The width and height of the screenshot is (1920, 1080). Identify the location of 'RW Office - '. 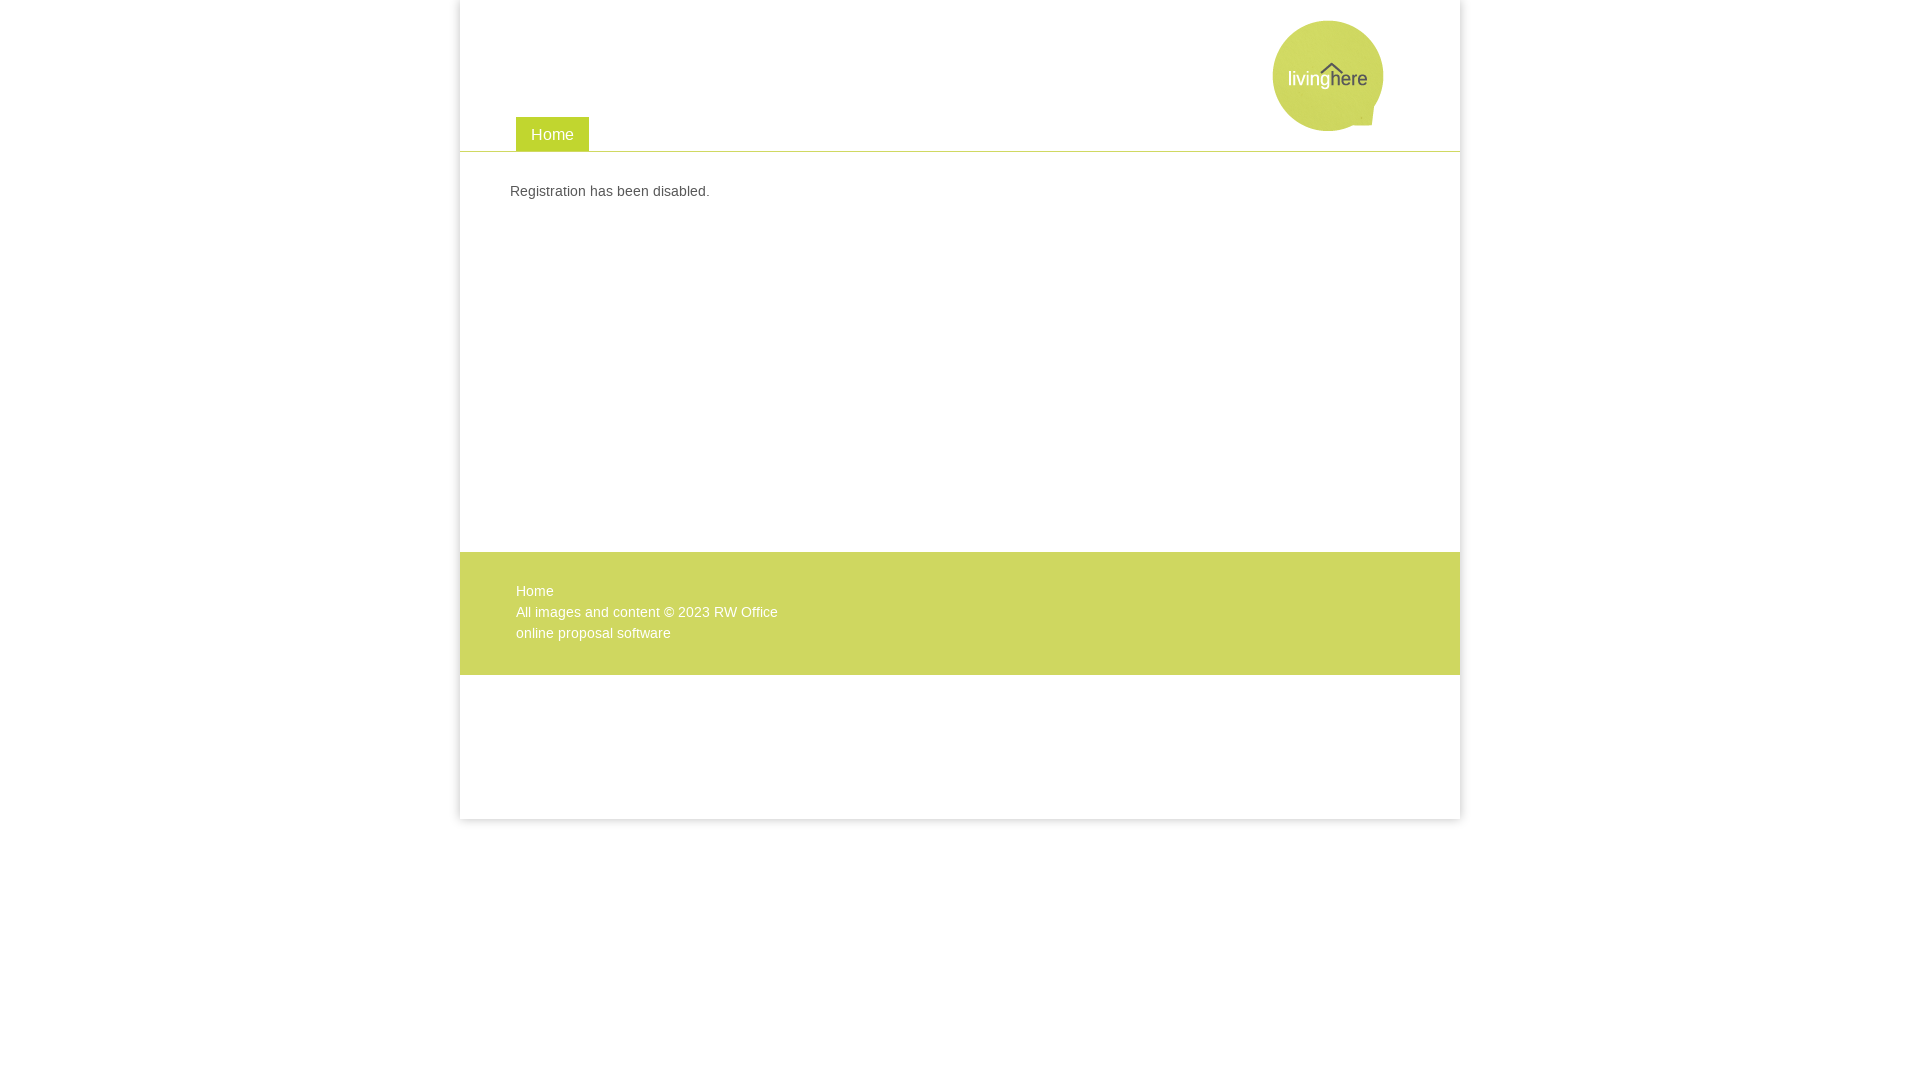
(1328, 122).